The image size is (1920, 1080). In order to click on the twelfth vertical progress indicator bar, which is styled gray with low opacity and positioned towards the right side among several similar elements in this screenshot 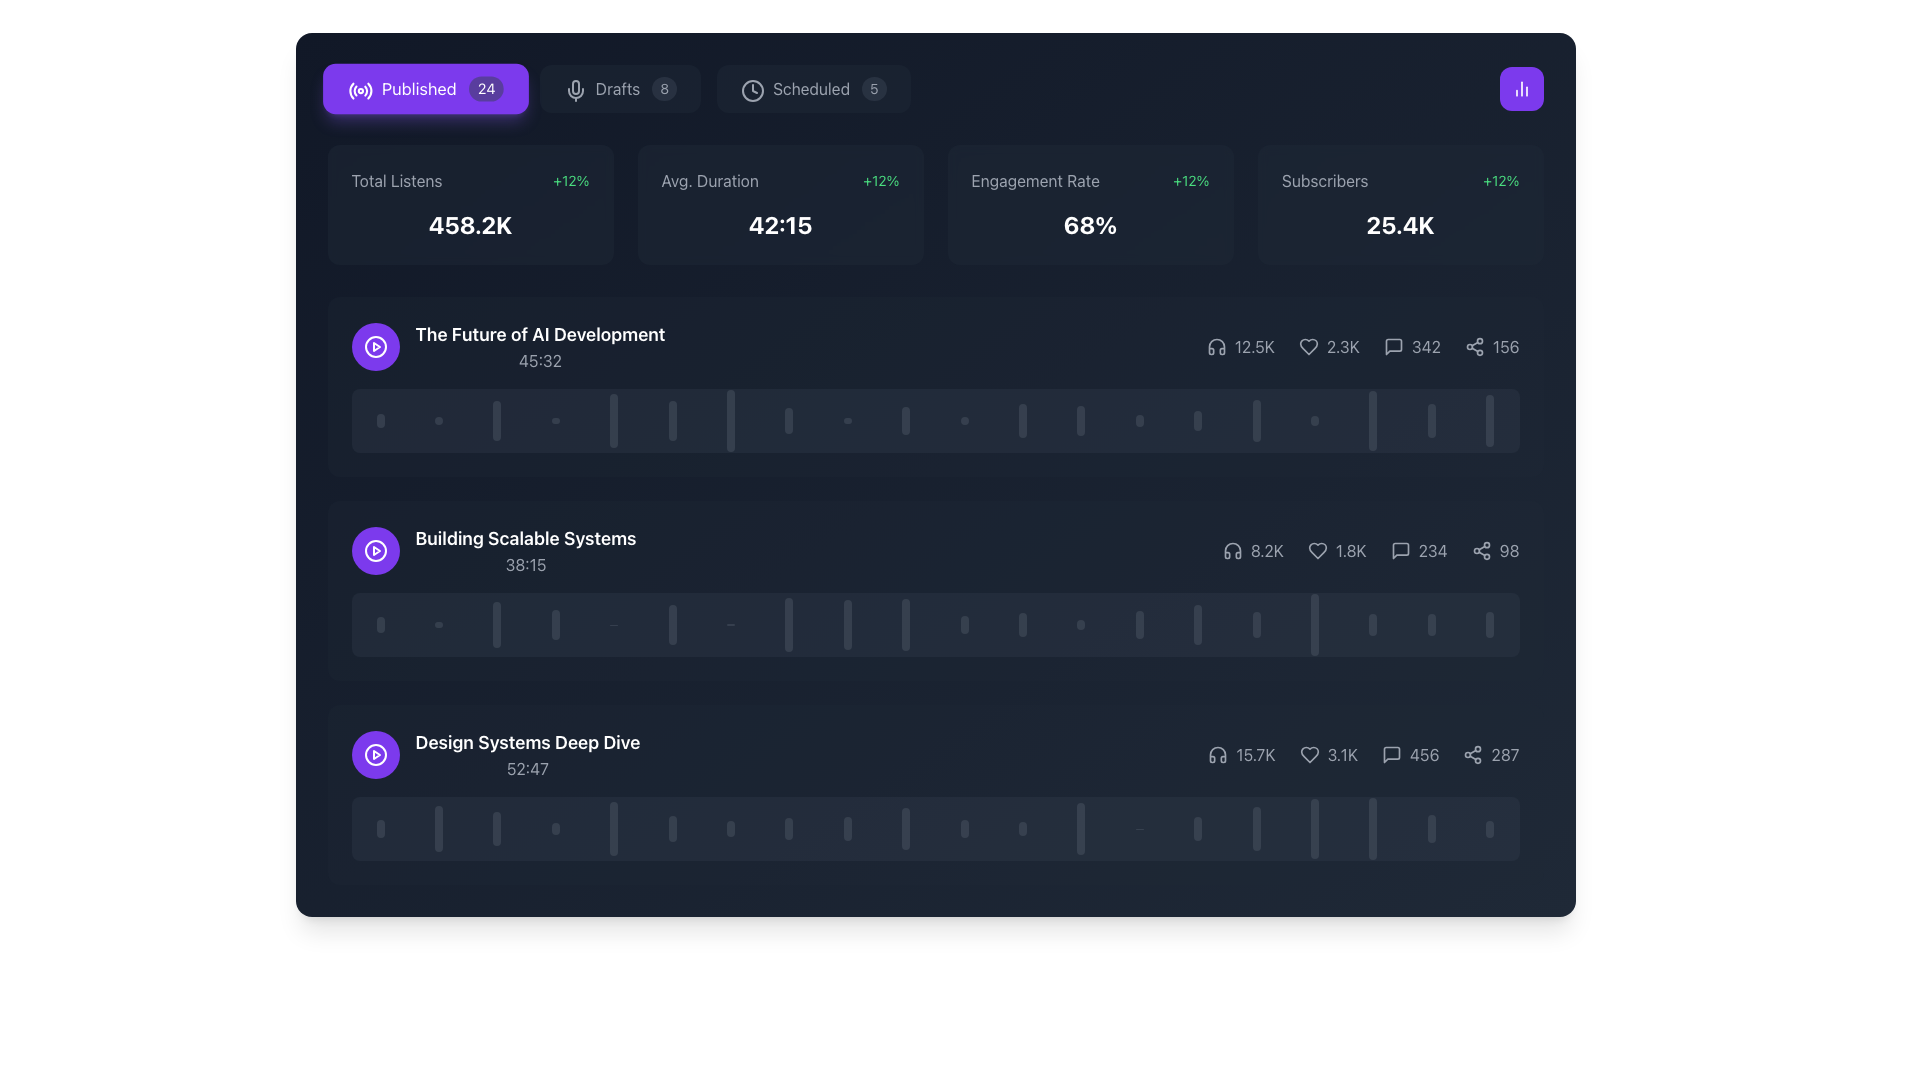, I will do `click(1022, 829)`.